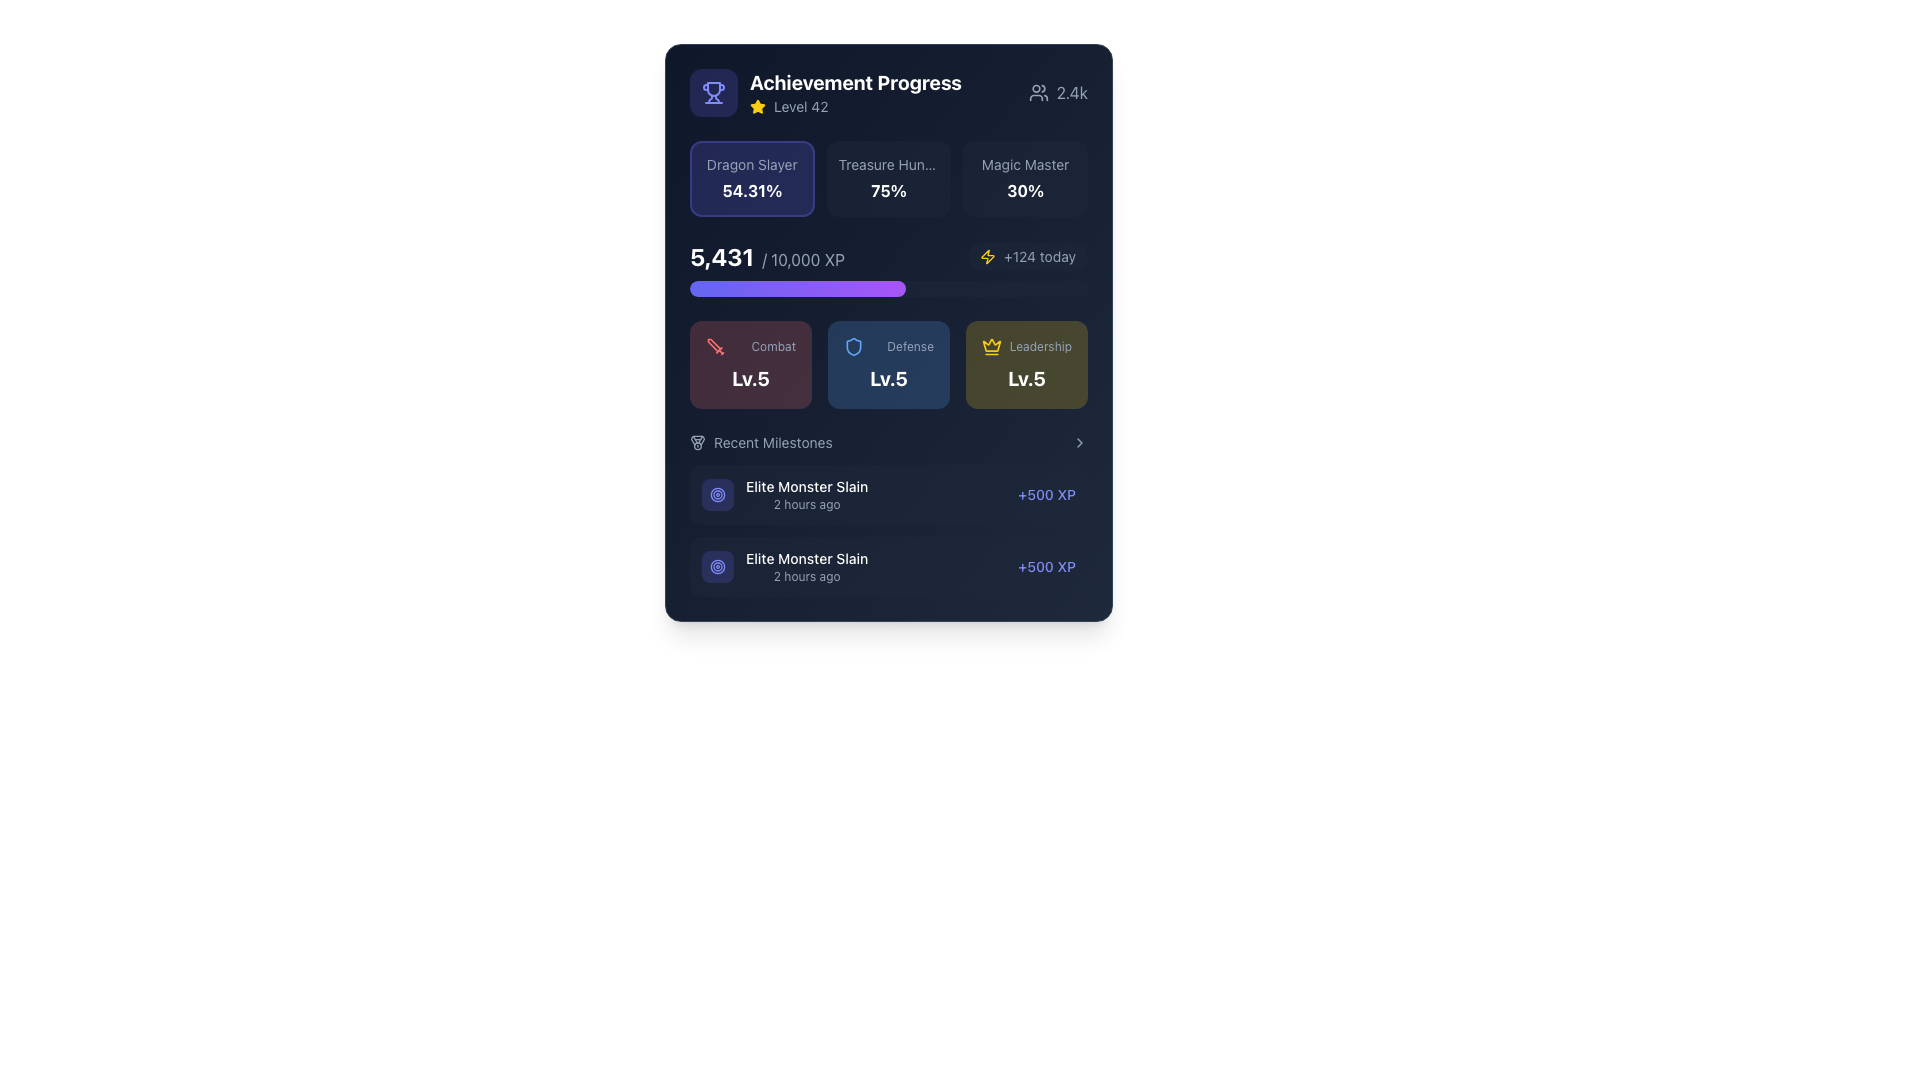  Describe the element at coordinates (714, 92) in the screenshot. I see `the achievement icon located near the top left of the 'Achievement Progress' dashboard card, which is enclosed within a rounded purple background` at that location.